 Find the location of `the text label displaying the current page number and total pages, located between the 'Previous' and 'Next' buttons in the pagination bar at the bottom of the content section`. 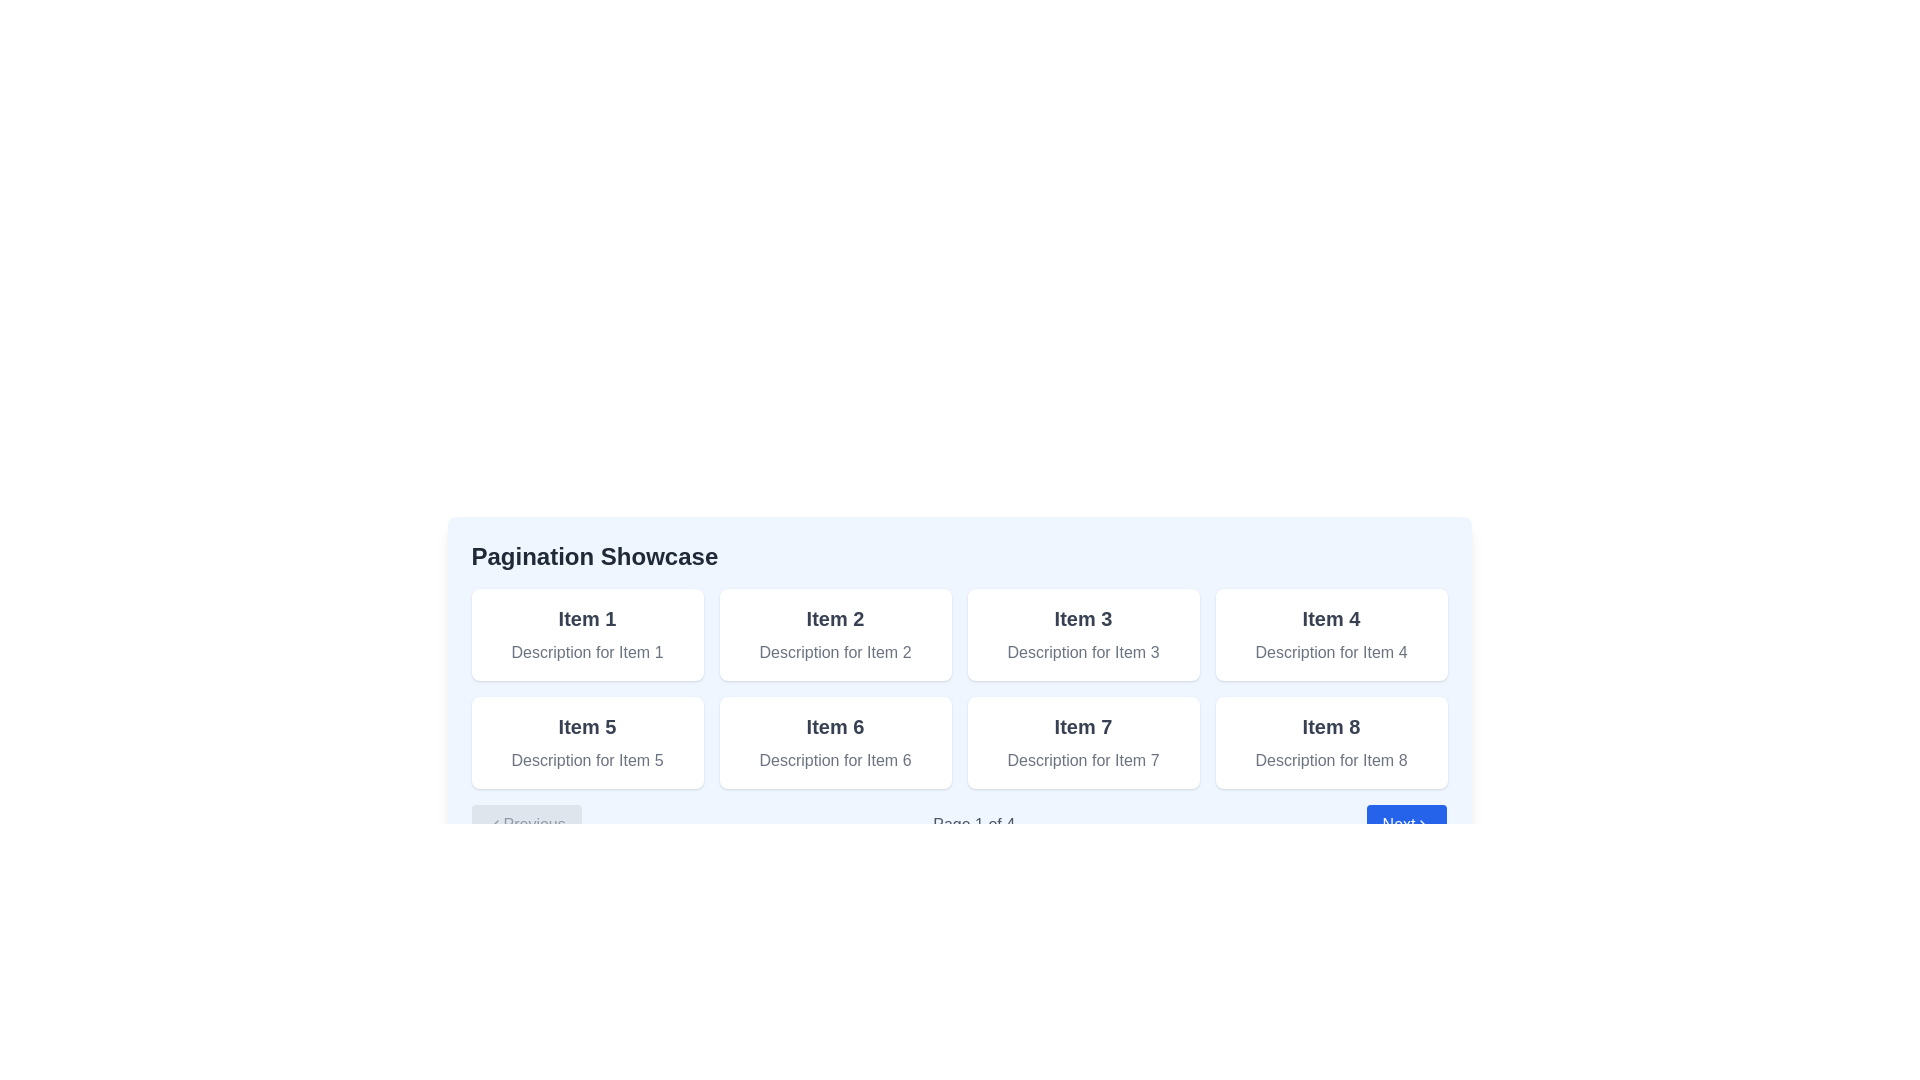

the text label displaying the current page number and total pages, located between the 'Previous' and 'Next' buttons in the pagination bar at the bottom of the content section is located at coordinates (974, 825).